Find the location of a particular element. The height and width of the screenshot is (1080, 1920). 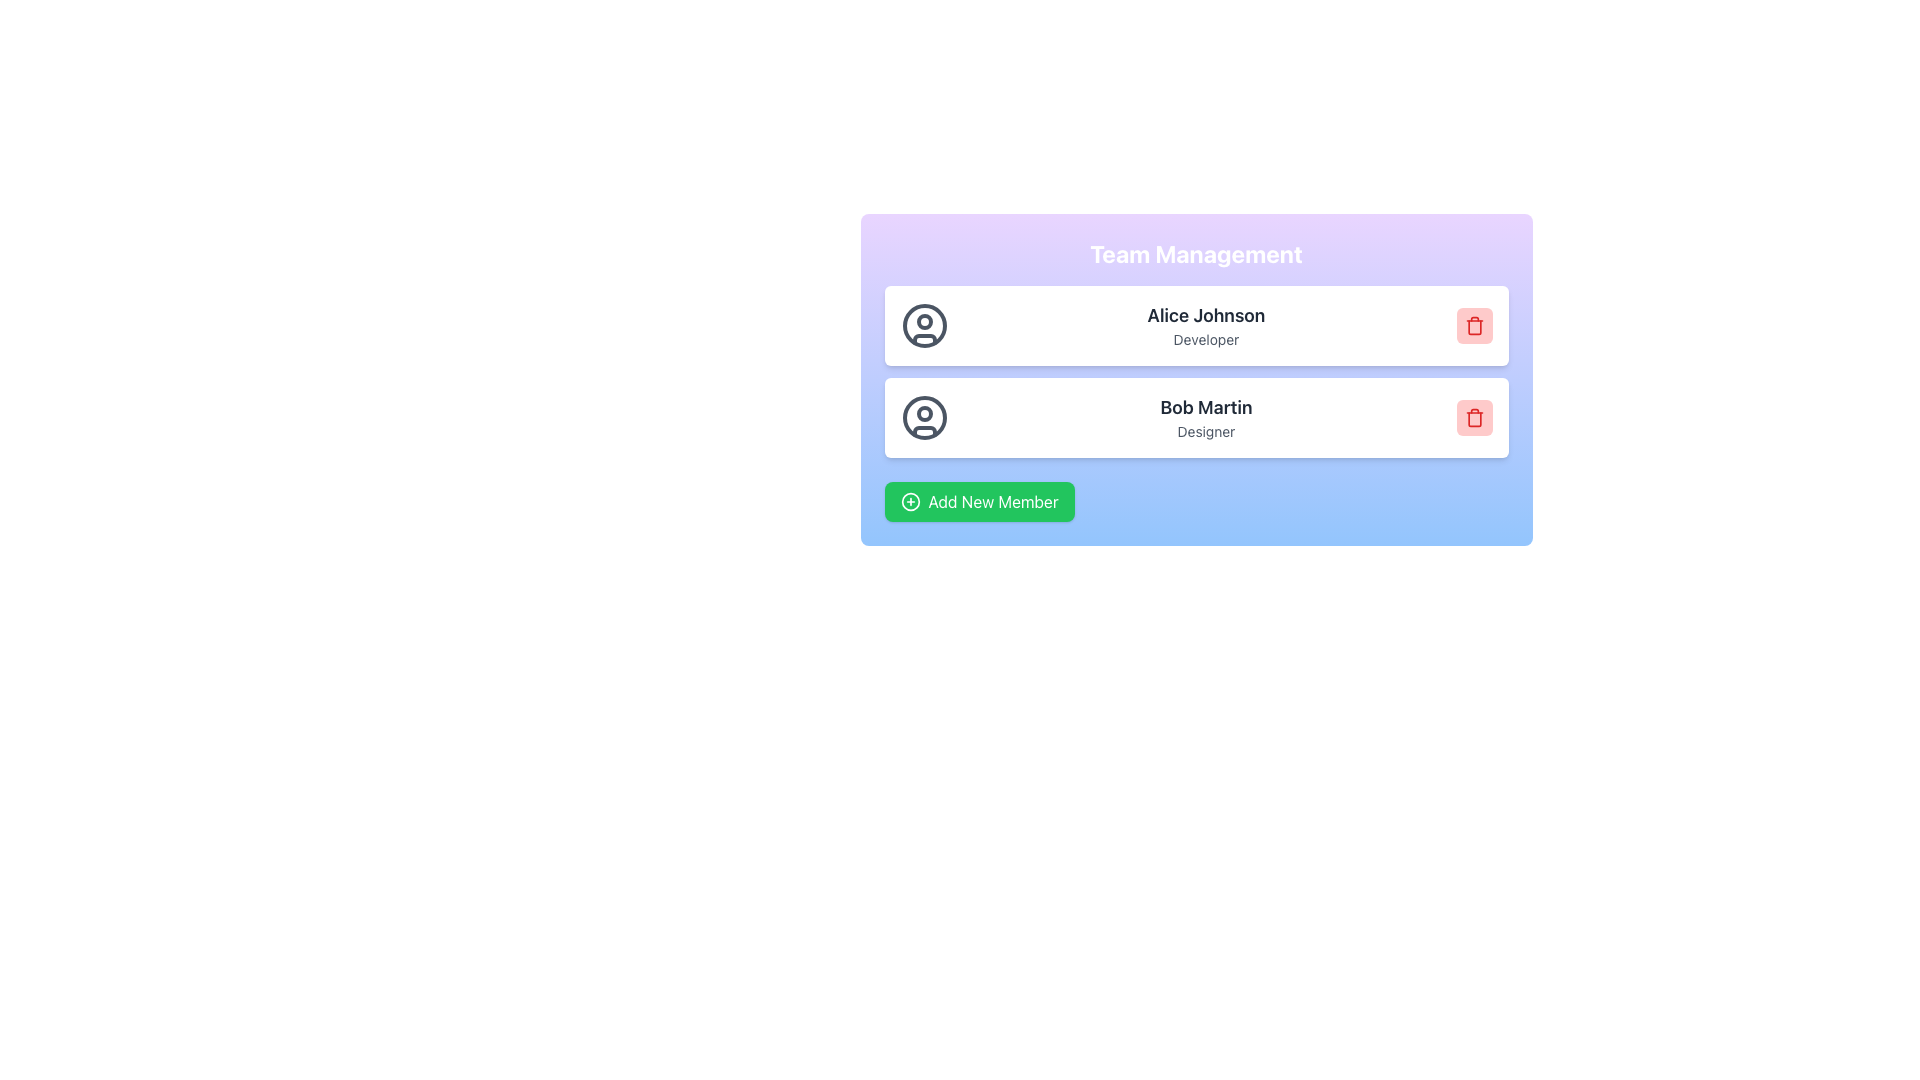

the text display that shows 'Bob Martin' and 'Designer' in the second card of the team members list is located at coordinates (1205, 416).